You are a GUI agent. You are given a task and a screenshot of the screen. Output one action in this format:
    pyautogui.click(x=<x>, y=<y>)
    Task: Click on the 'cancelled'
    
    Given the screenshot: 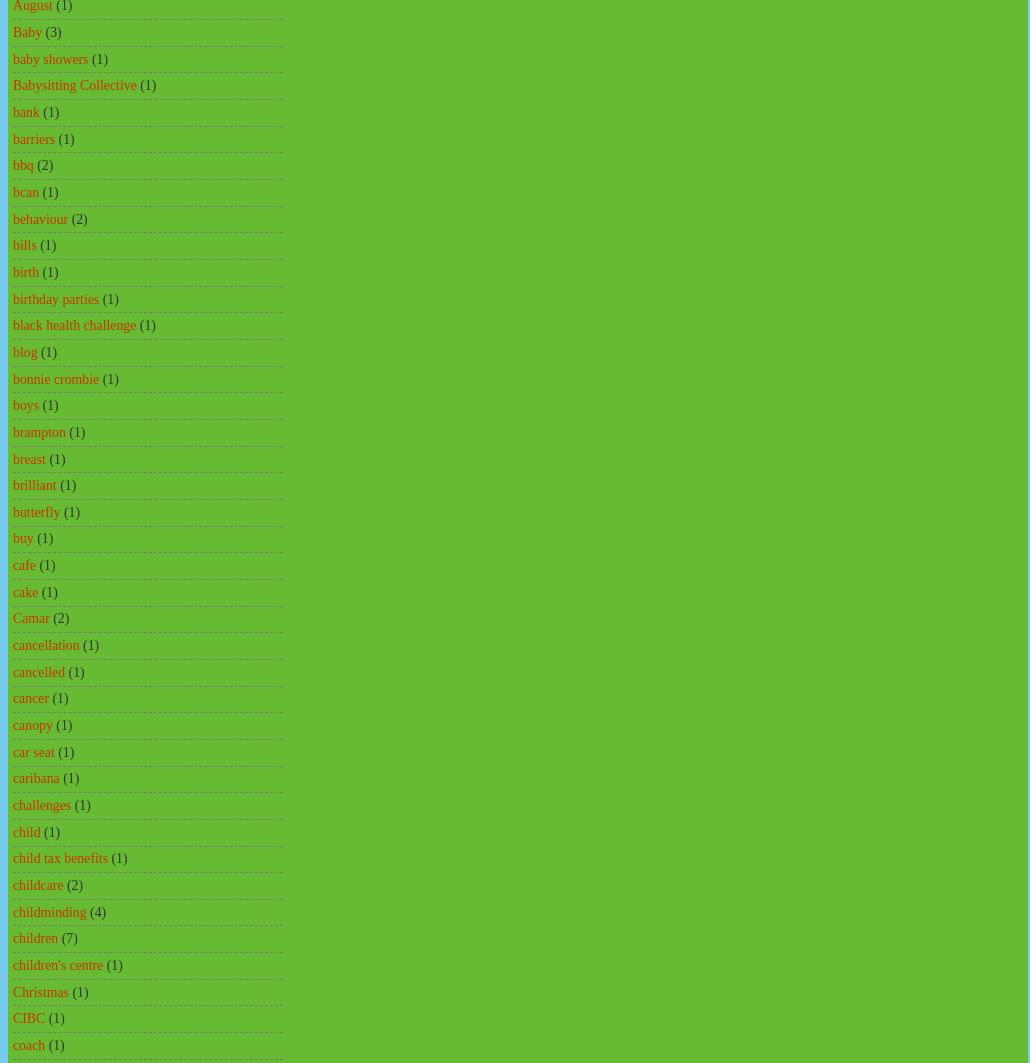 What is the action you would take?
    pyautogui.click(x=39, y=670)
    